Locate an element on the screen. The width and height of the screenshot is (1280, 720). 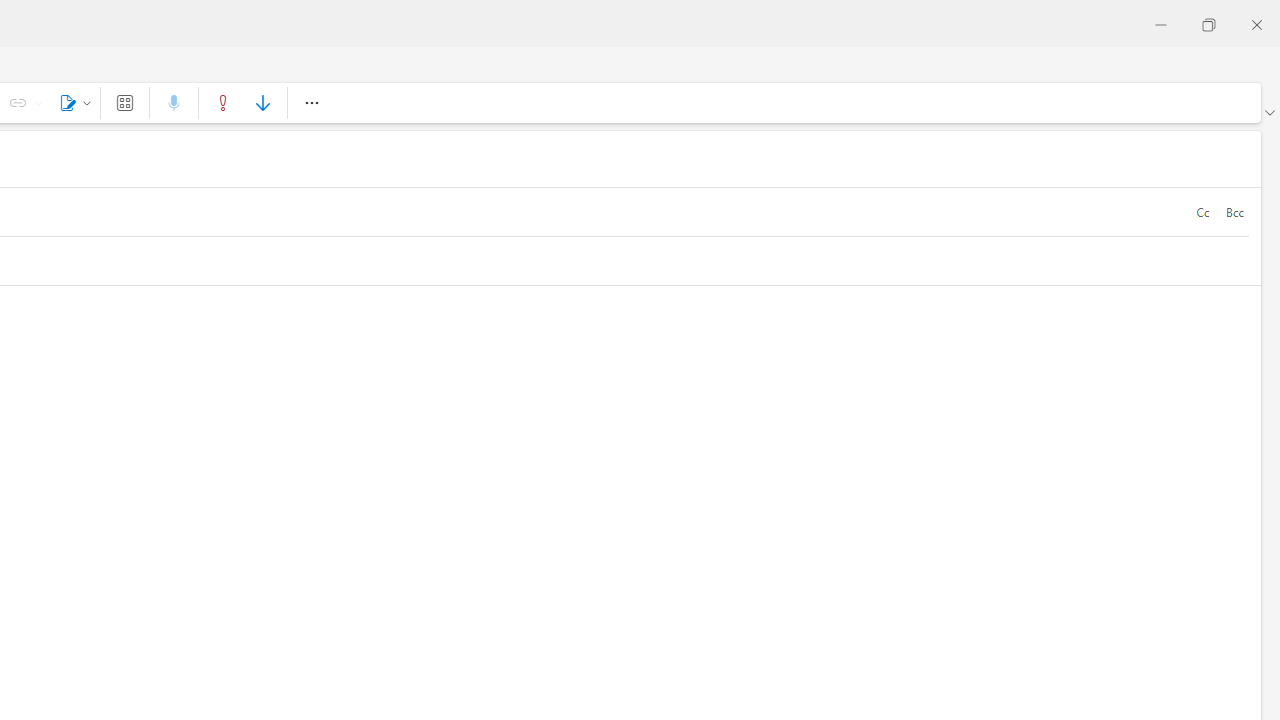
'High importance' is located at coordinates (223, 102).